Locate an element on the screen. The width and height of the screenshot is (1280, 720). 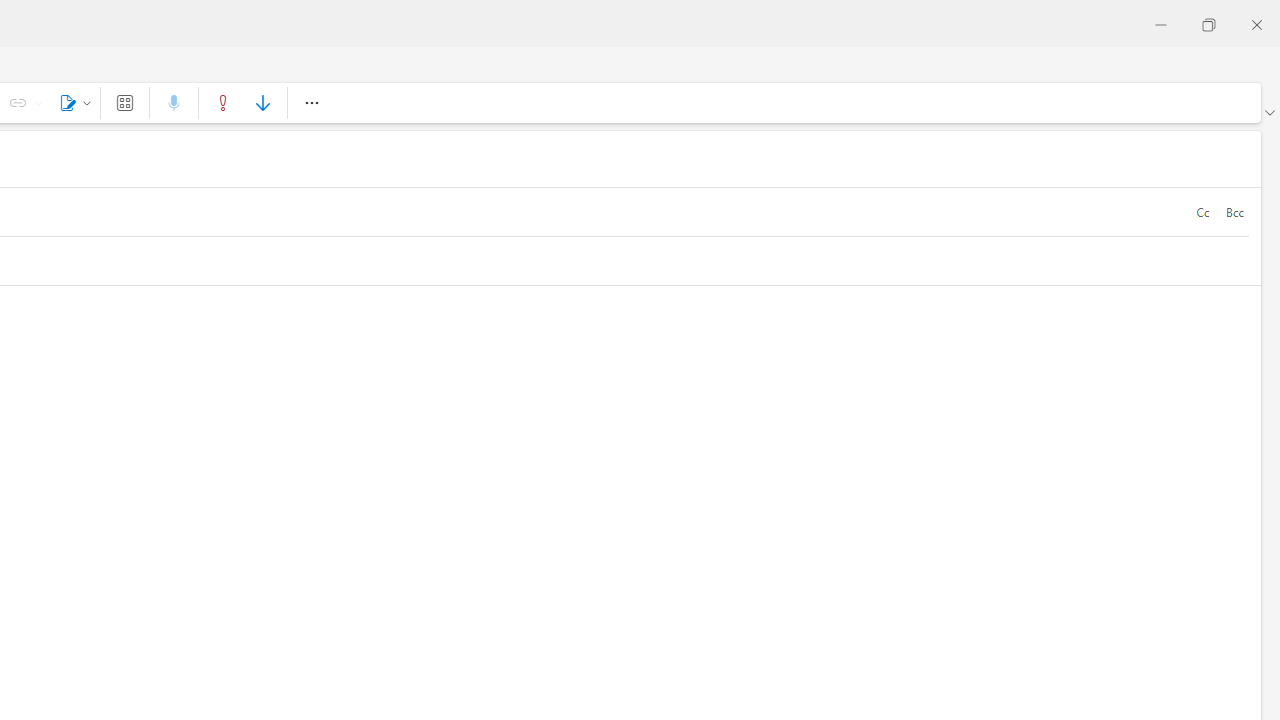
'High importance' is located at coordinates (223, 102).